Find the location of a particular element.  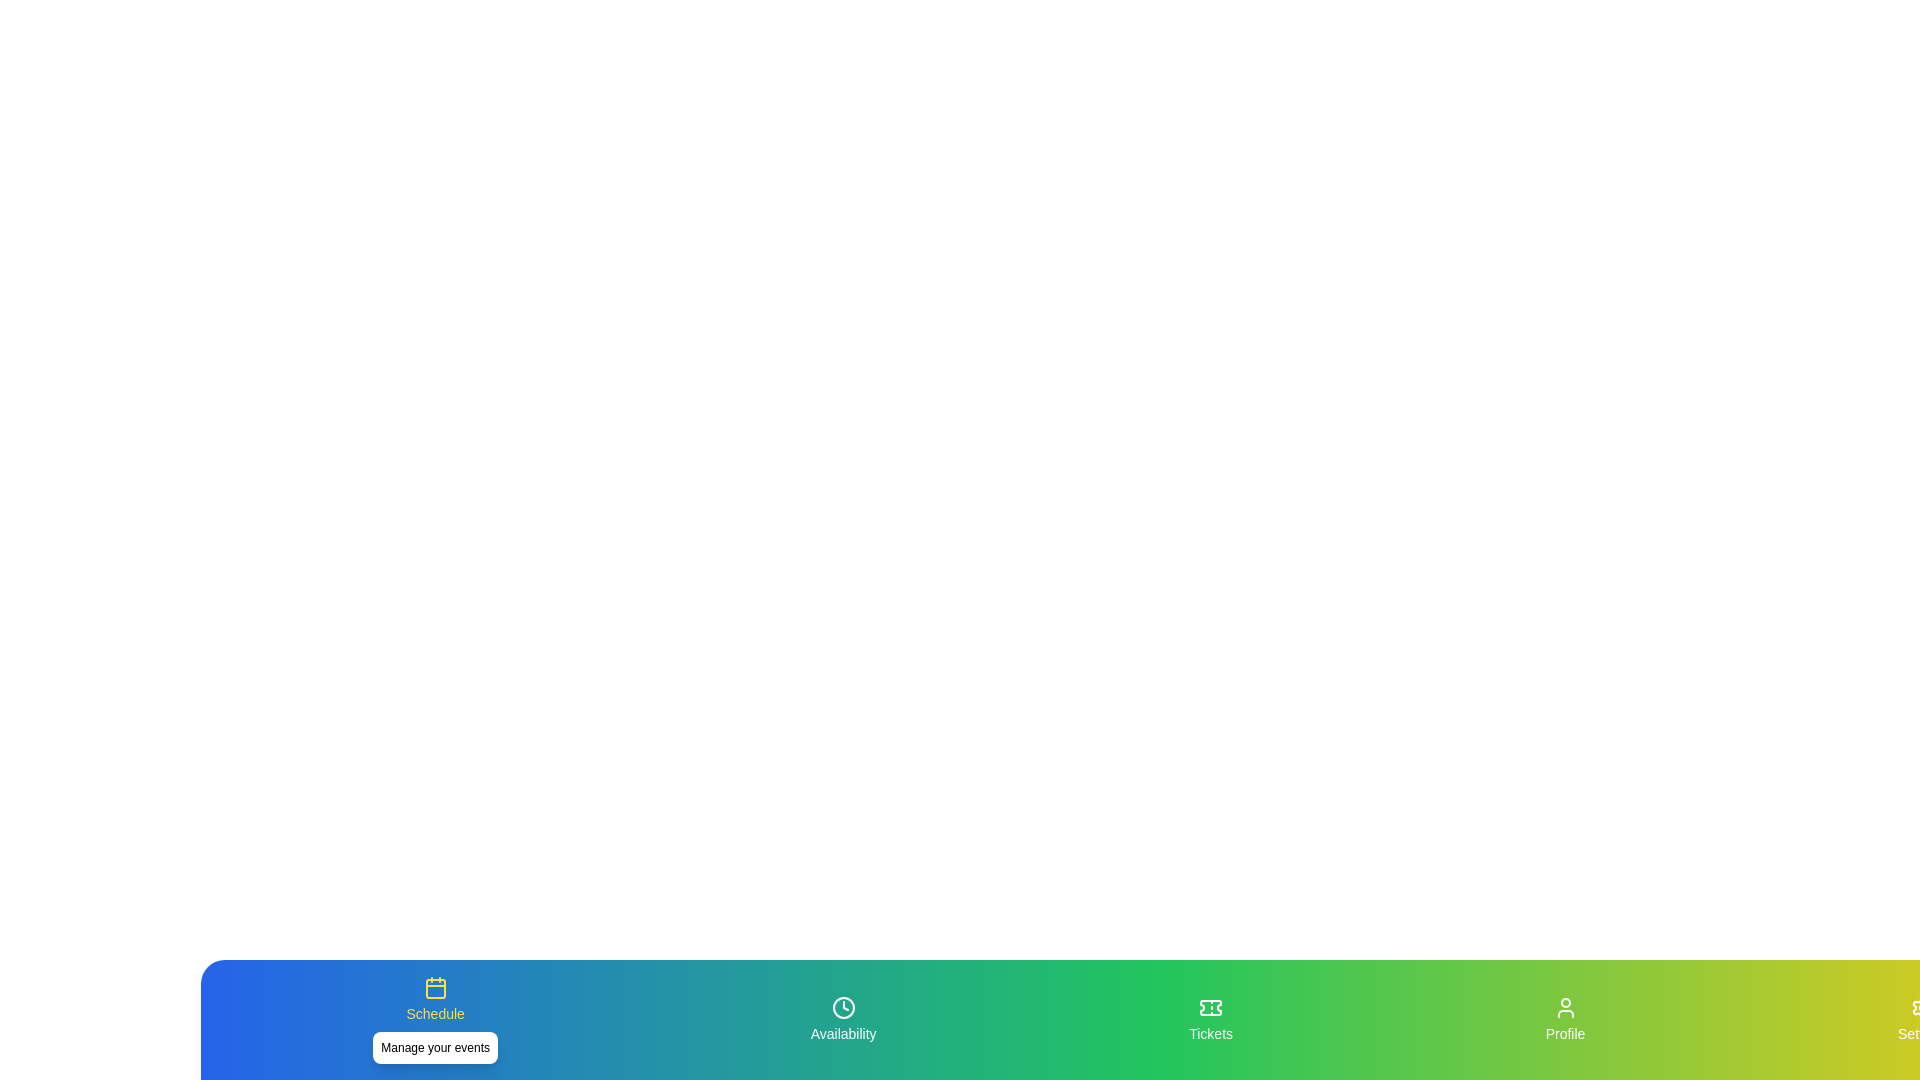

the tab labeled 'Schedule' to view its description is located at coordinates (434, 1019).